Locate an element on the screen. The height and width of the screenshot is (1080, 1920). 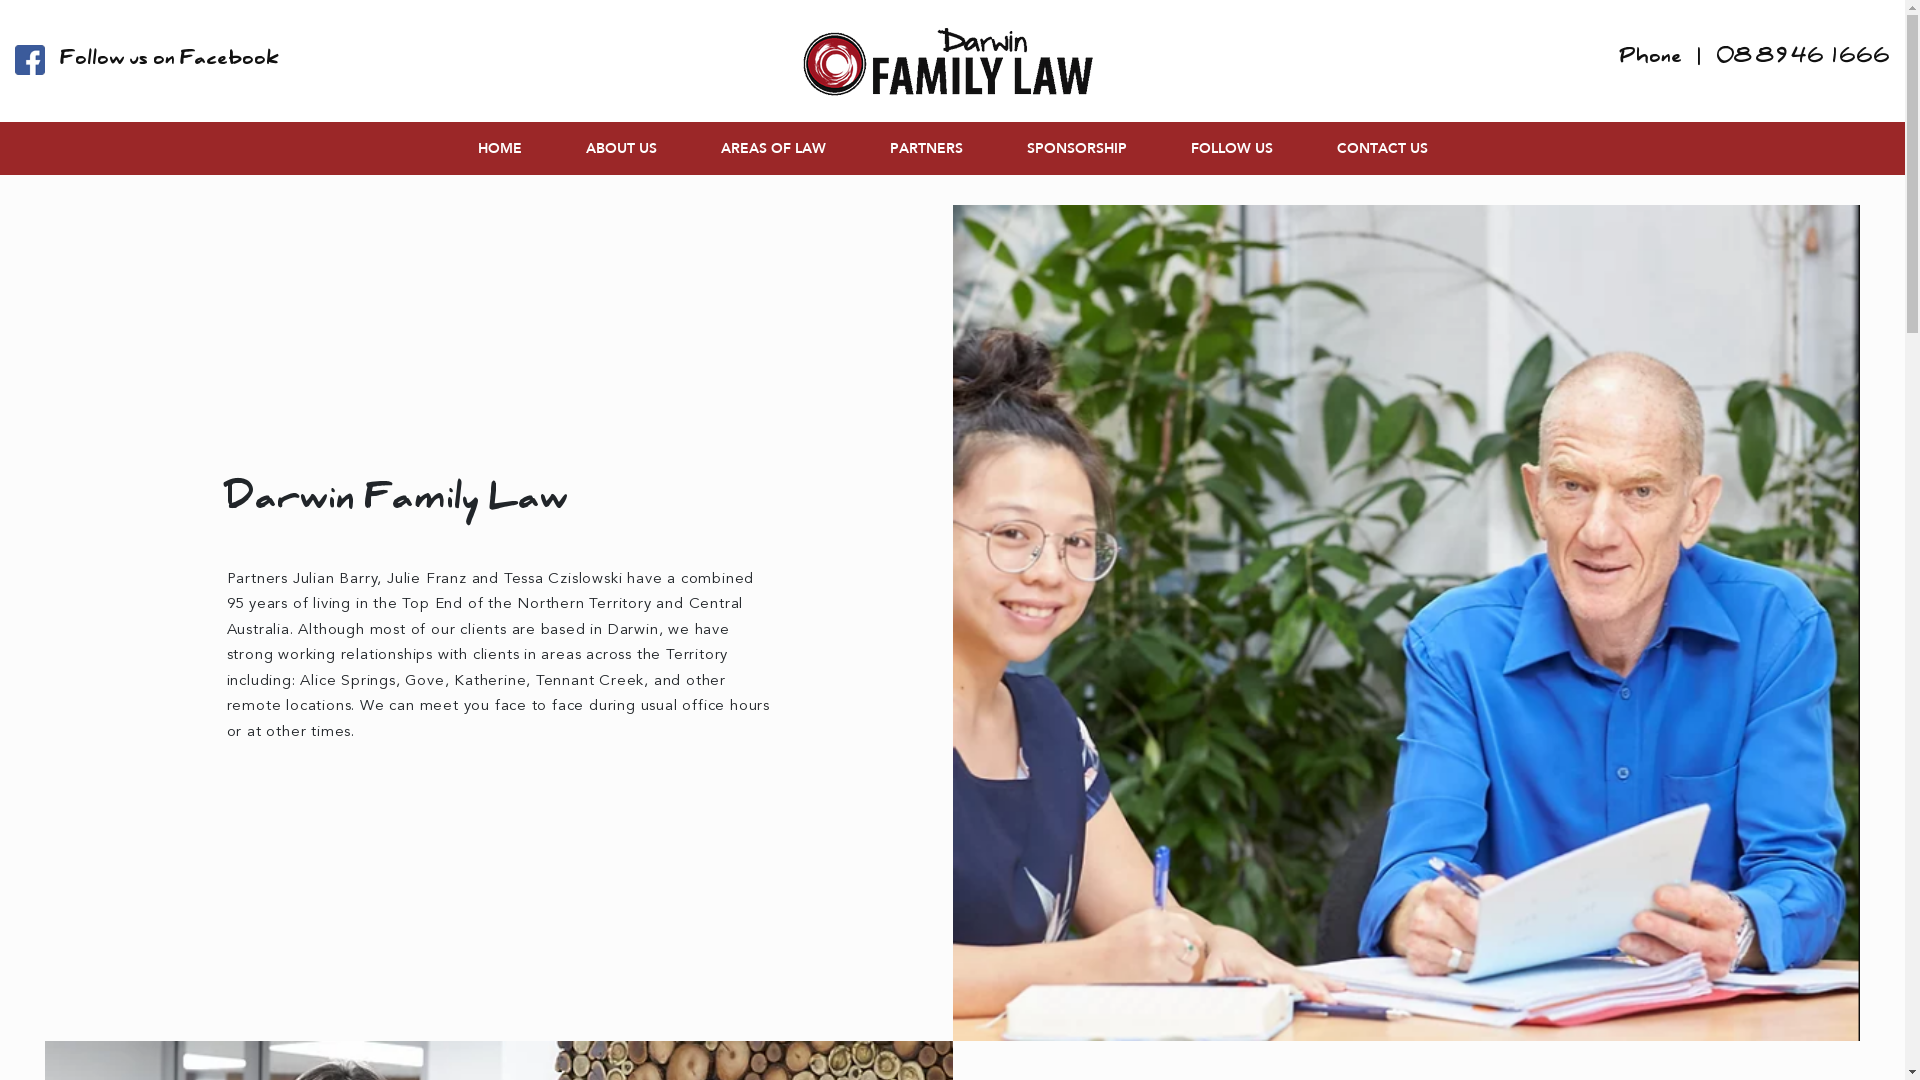
'SPONSORSHIP' is located at coordinates (1074, 147).